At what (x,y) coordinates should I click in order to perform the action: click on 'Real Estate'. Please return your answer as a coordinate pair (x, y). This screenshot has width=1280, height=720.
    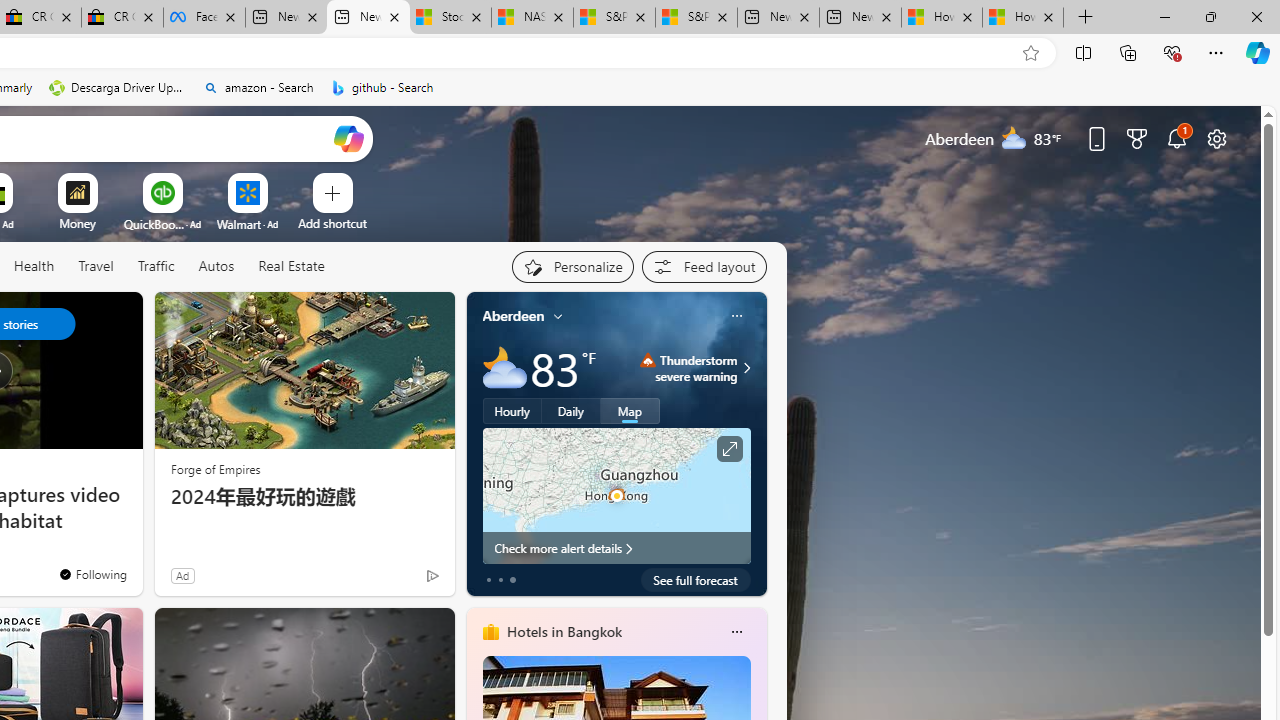
    Looking at the image, I should click on (290, 265).